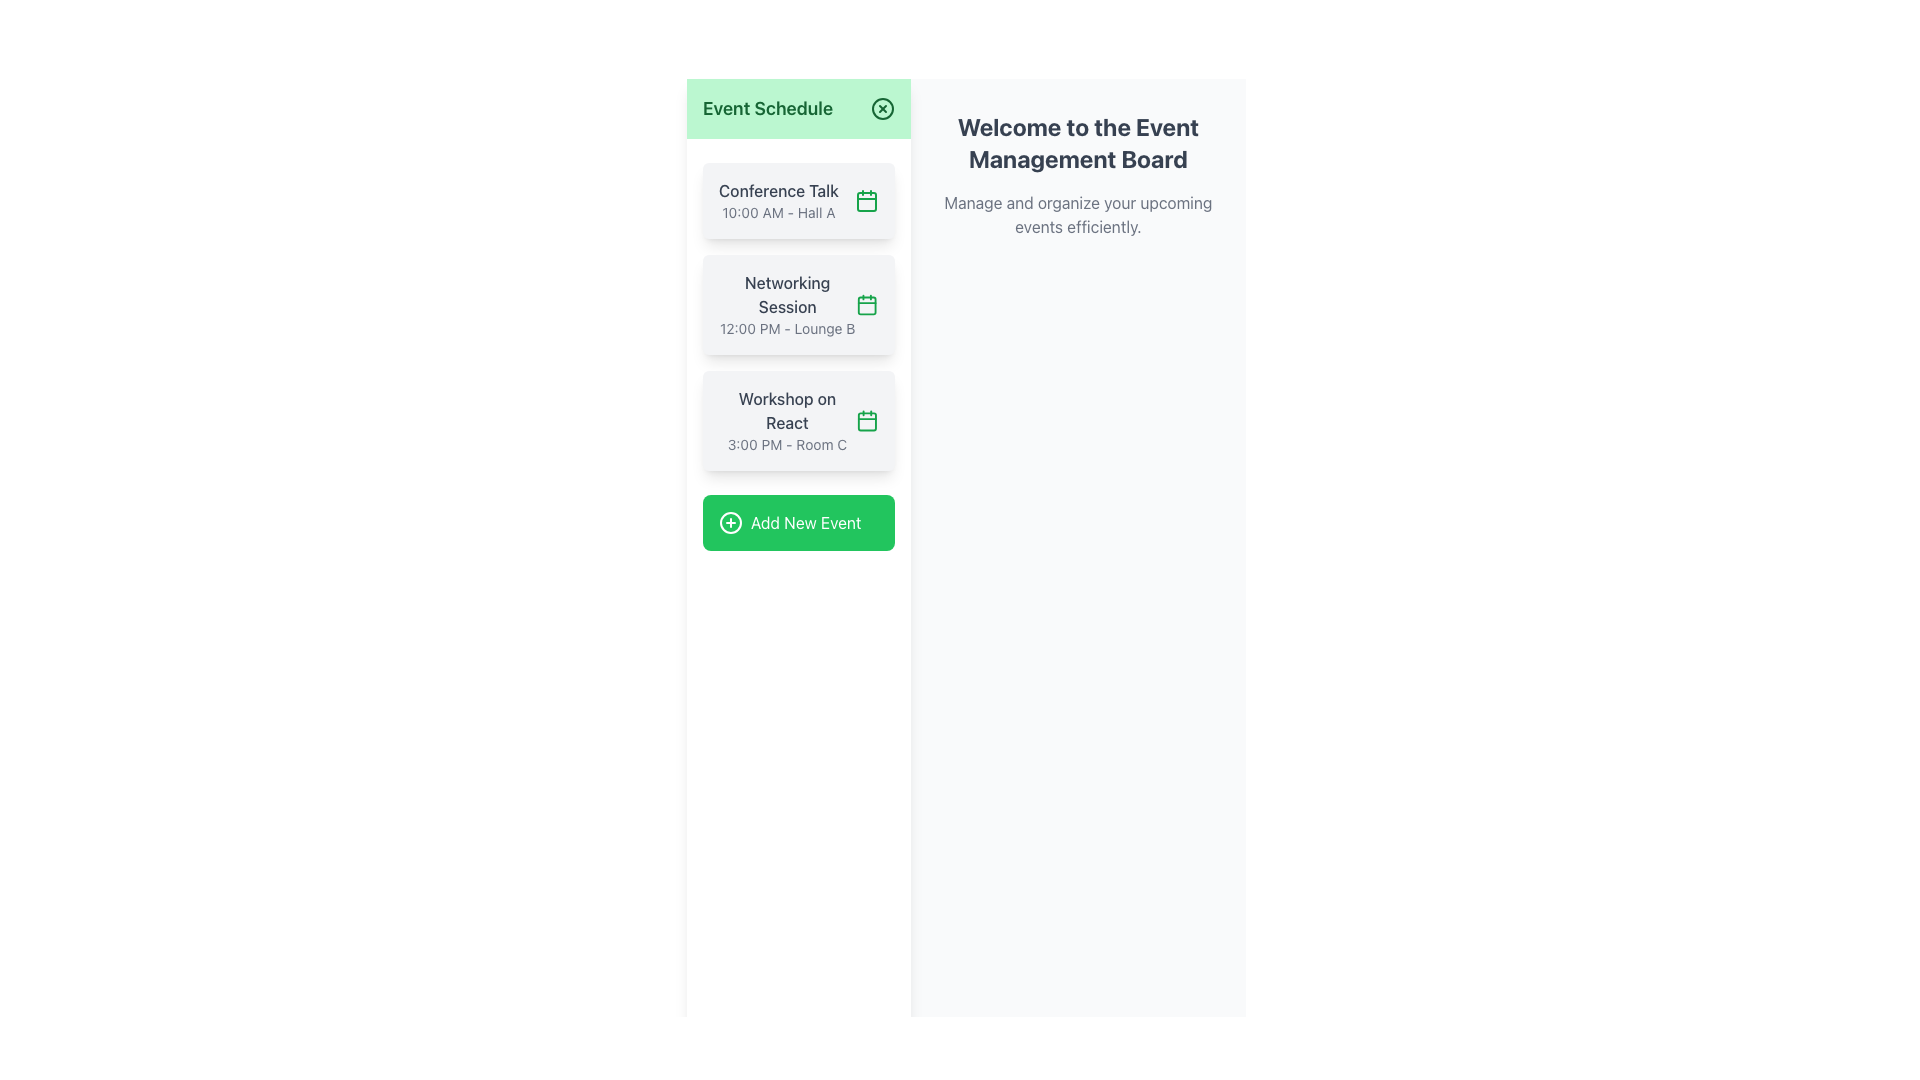 The height and width of the screenshot is (1080, 1920). What do you see at coordinates (867, 420) in the screenshot?
I see `the graphical element within the calendar icon next to the 'Workshop on React' event description` at bounding box center [867, 420].